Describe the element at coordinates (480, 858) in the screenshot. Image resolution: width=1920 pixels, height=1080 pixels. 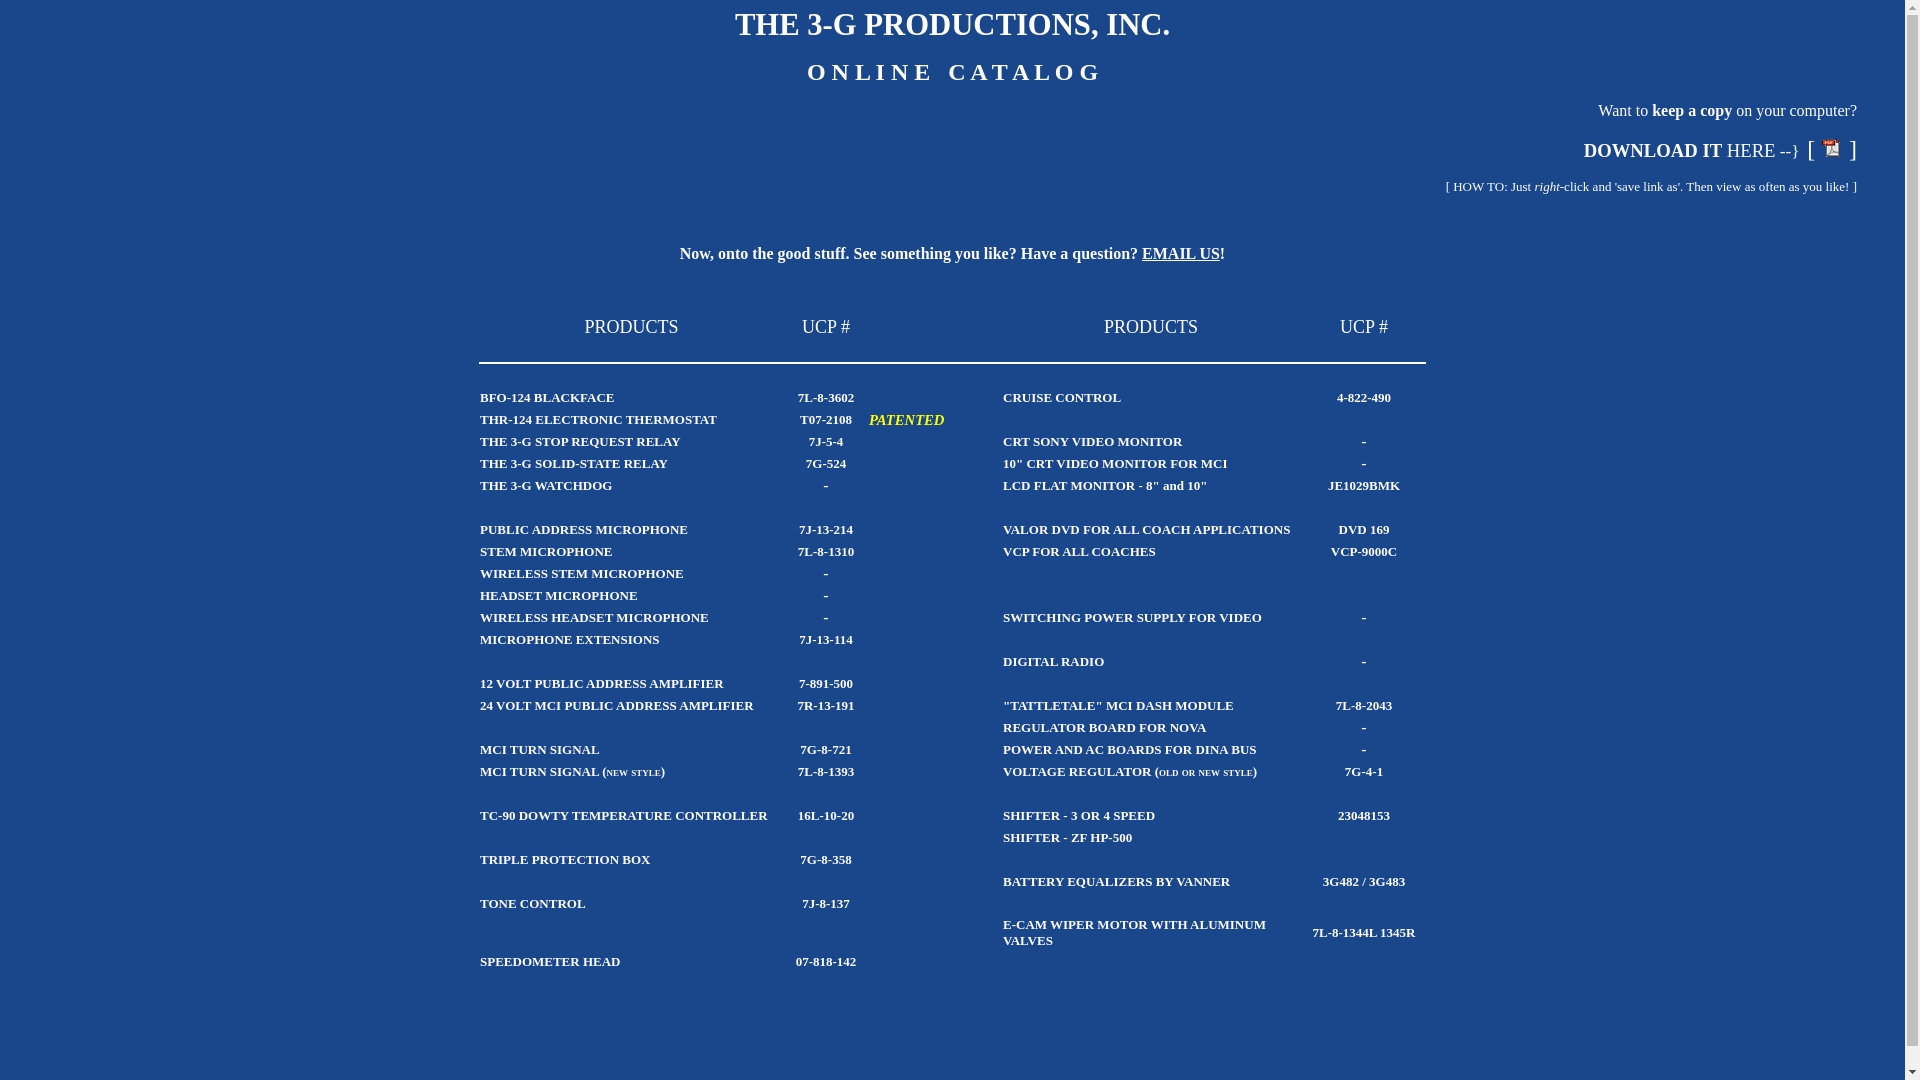
I see `'TRIPLE PROTECTION BOX'` at that location.